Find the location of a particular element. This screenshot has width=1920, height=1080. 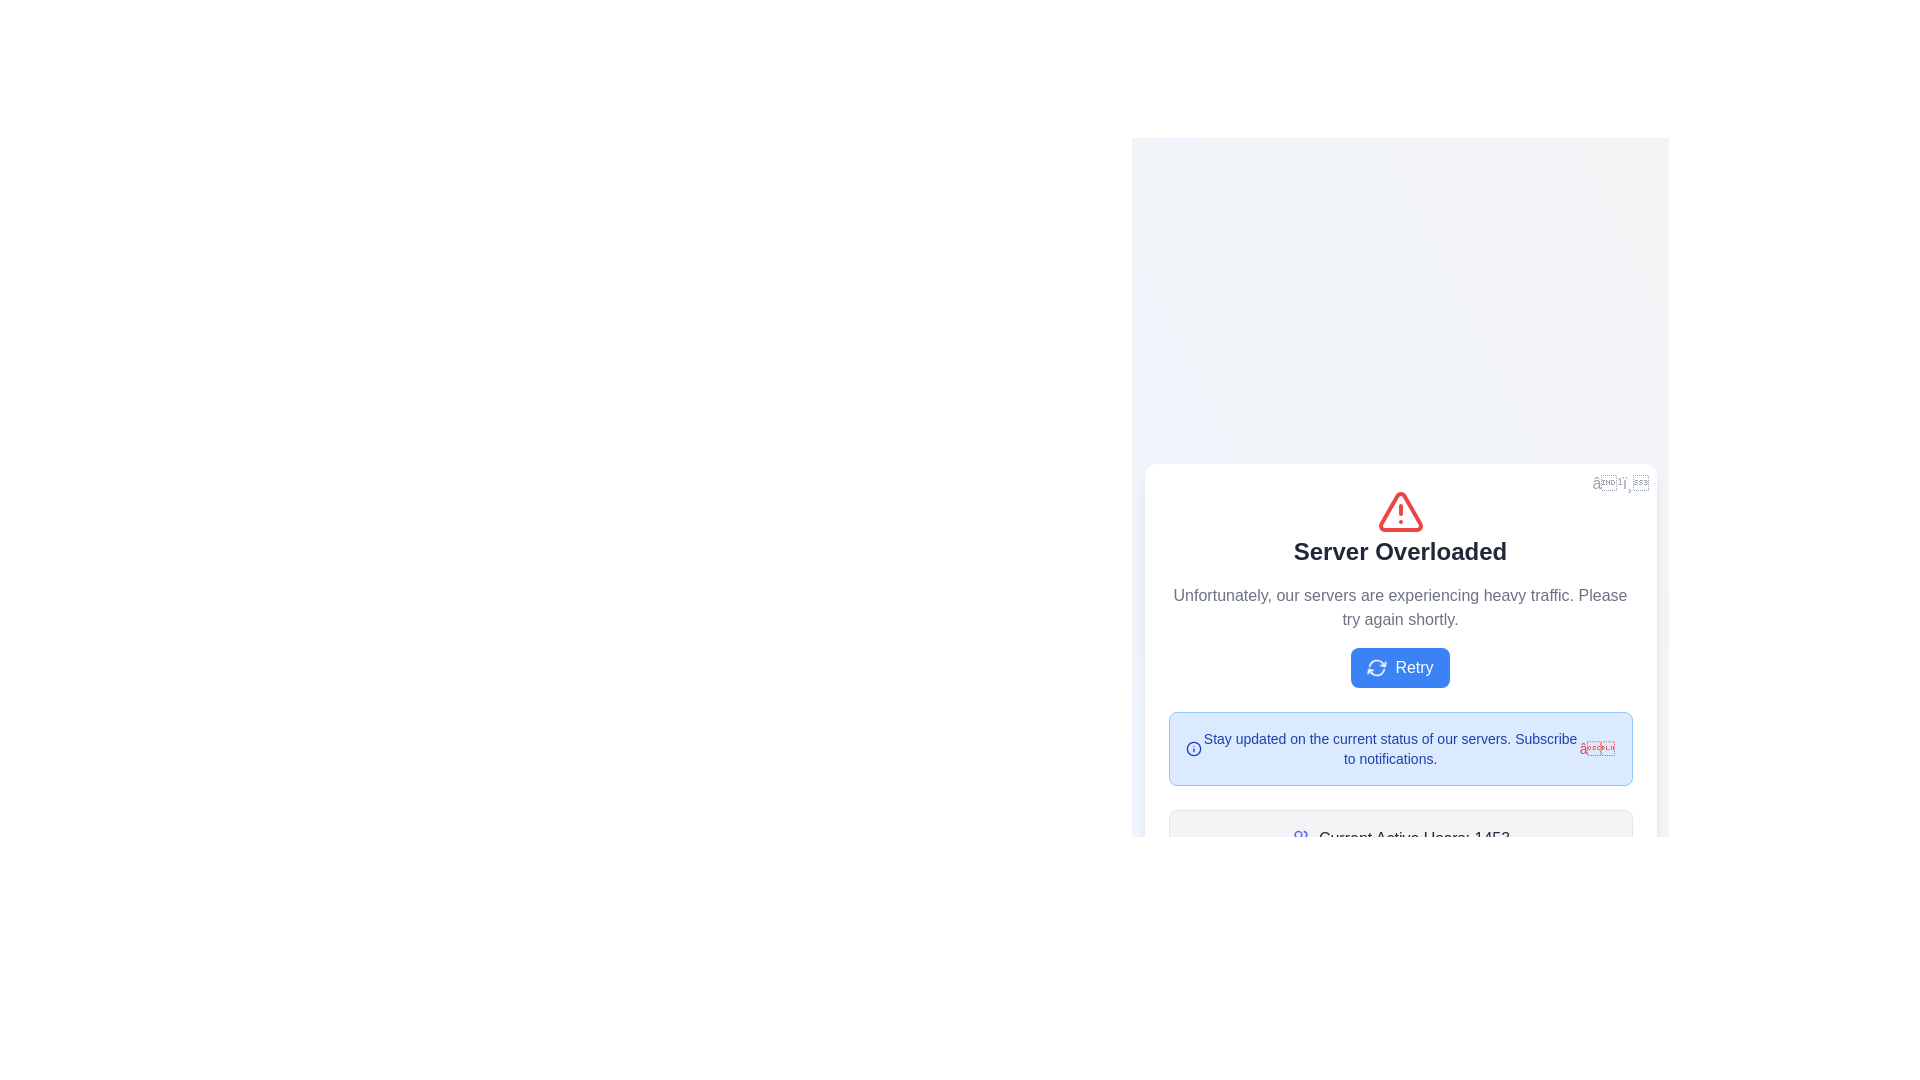

the circular blue icon with an 'i' symbol, located at the beginning of the notification message in the light blue card is located at coordinates (1193, 748).